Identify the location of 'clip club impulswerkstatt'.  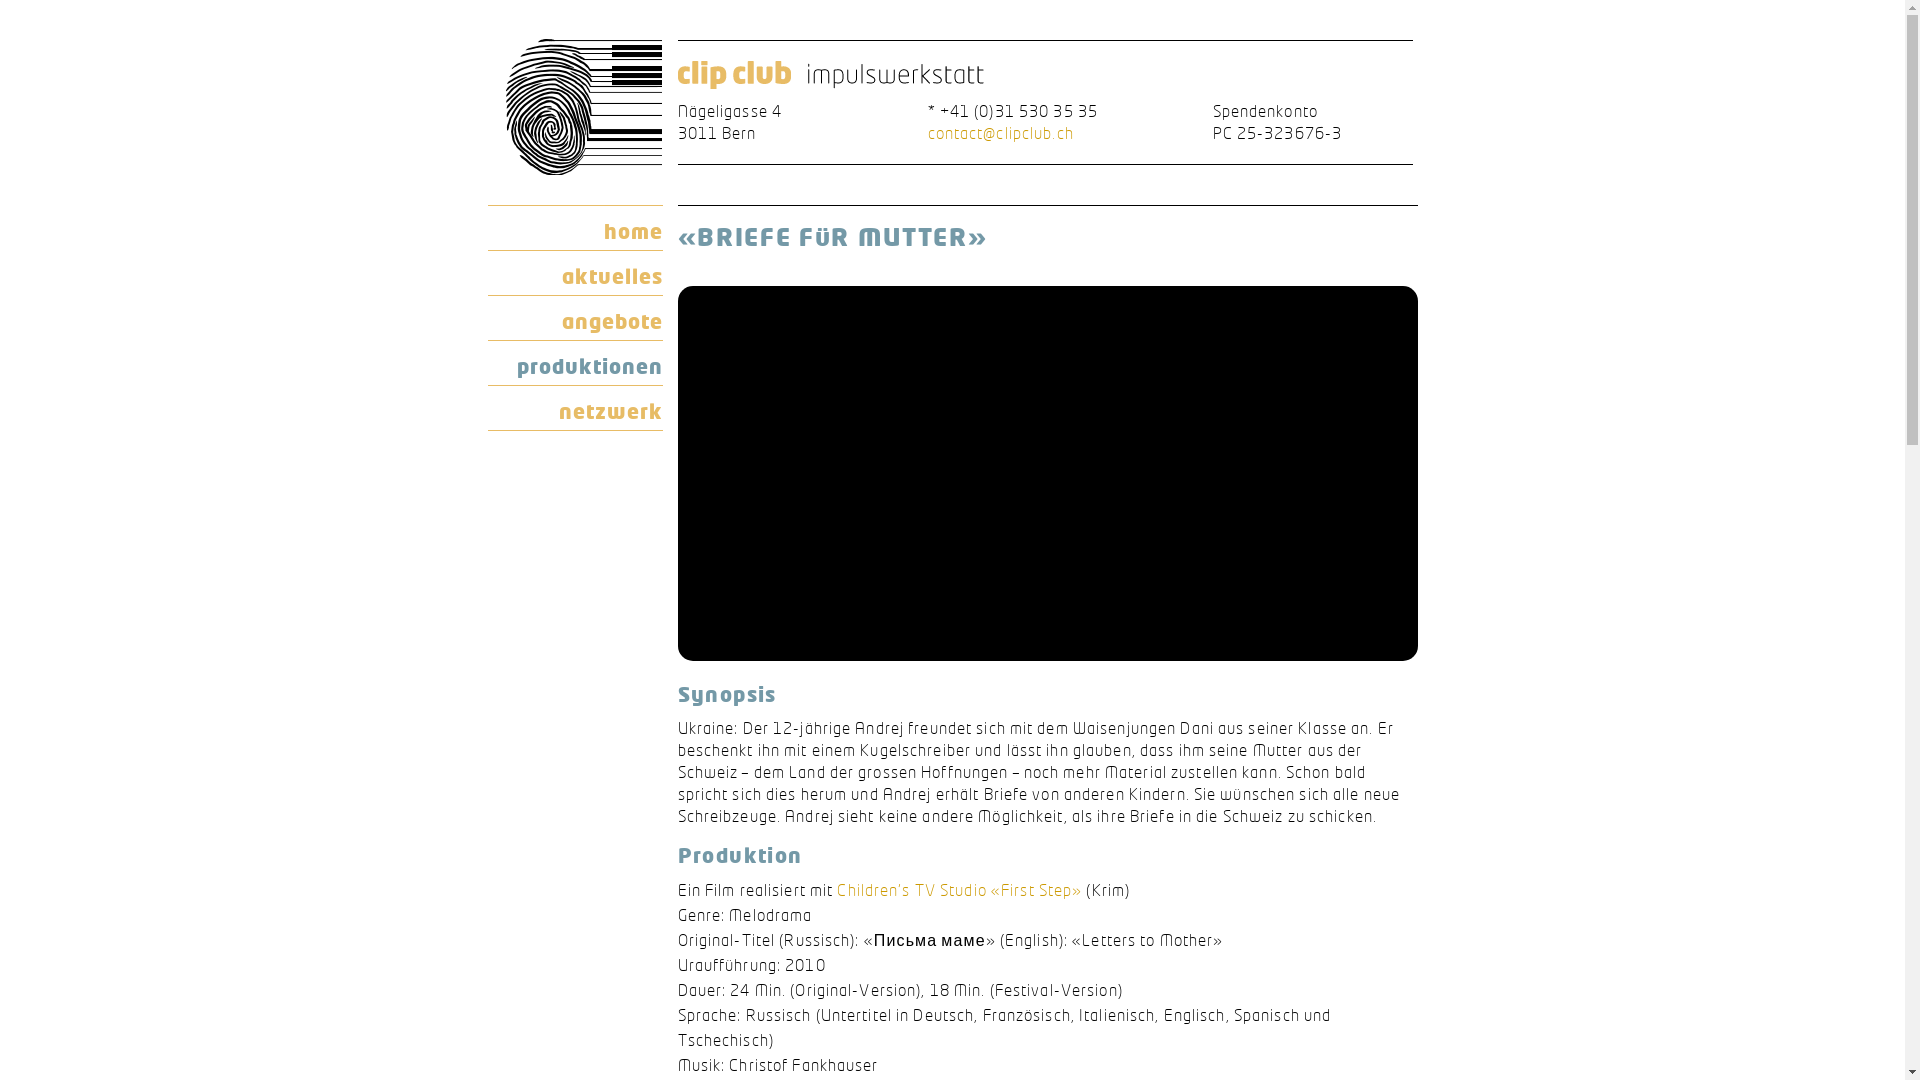
(830, 74).